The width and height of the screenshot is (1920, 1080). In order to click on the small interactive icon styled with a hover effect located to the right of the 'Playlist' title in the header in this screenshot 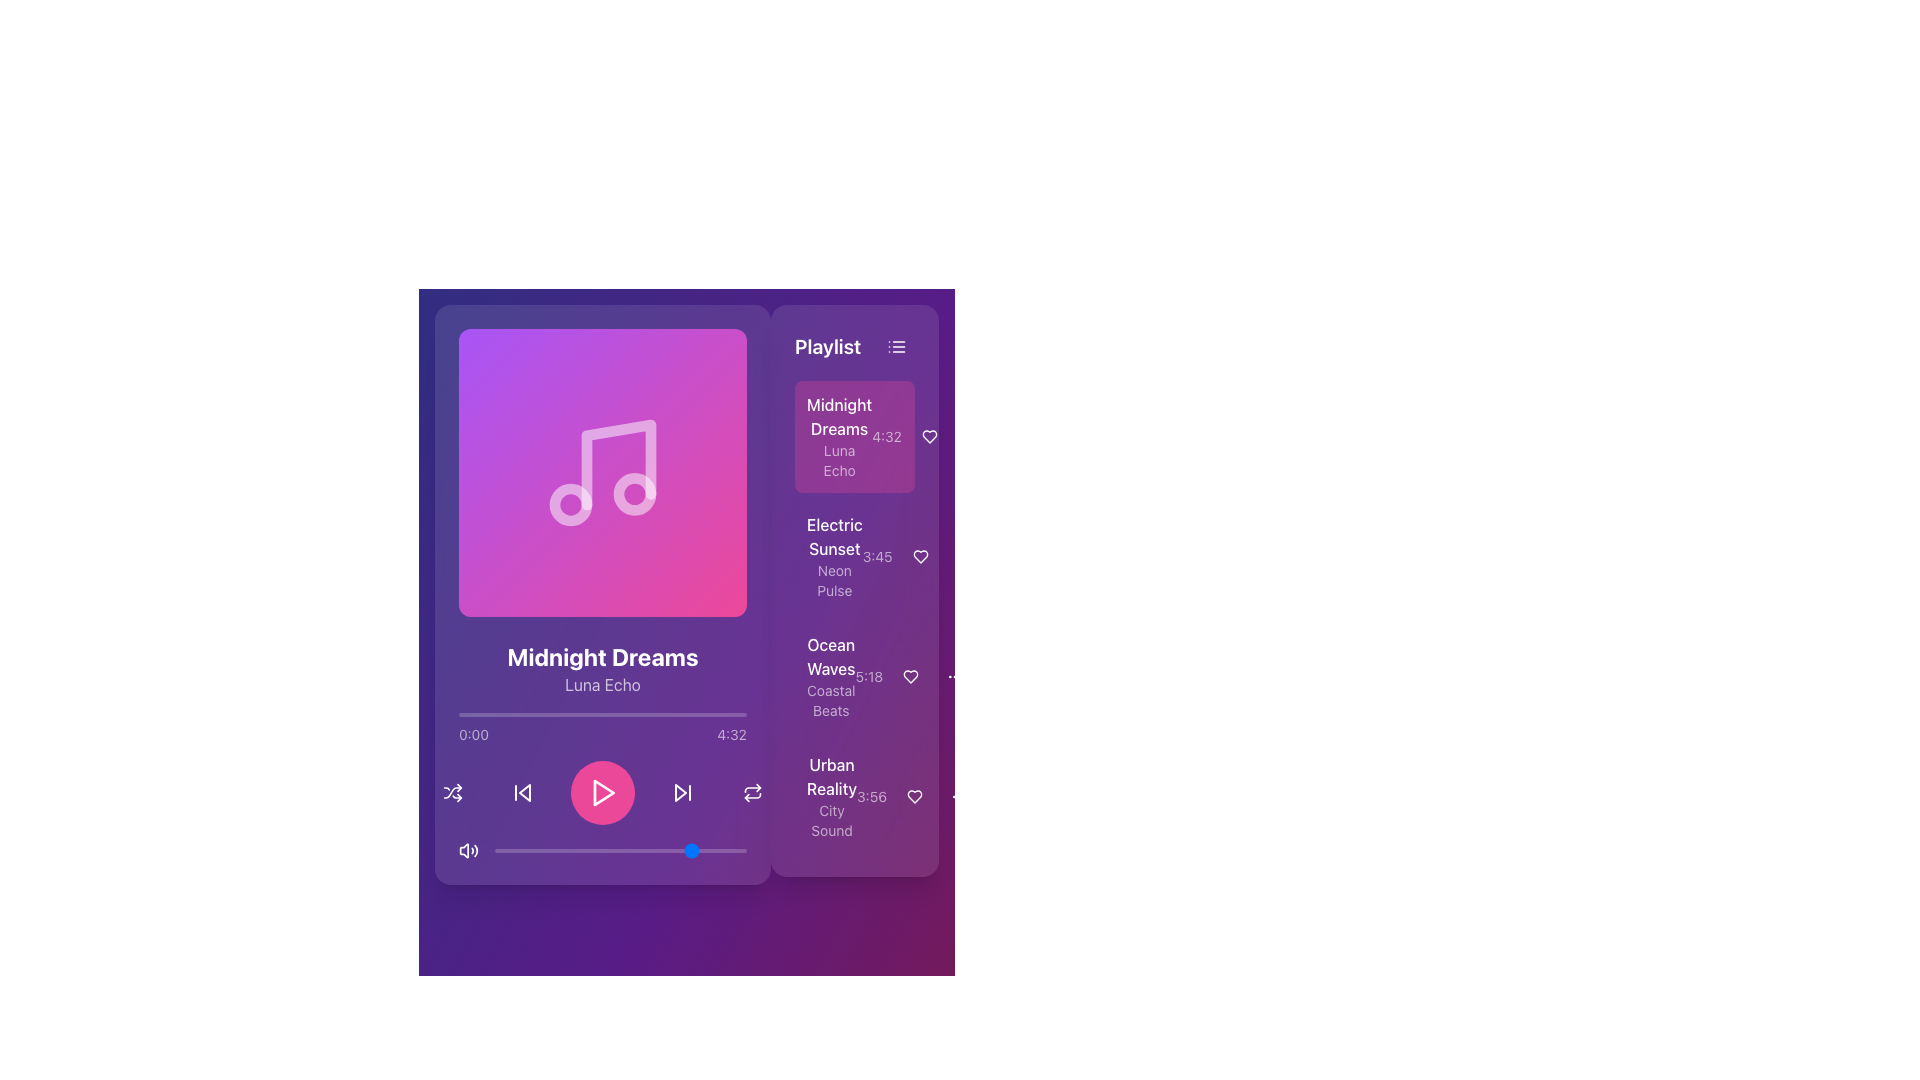, I will do `click(896, 346)`.